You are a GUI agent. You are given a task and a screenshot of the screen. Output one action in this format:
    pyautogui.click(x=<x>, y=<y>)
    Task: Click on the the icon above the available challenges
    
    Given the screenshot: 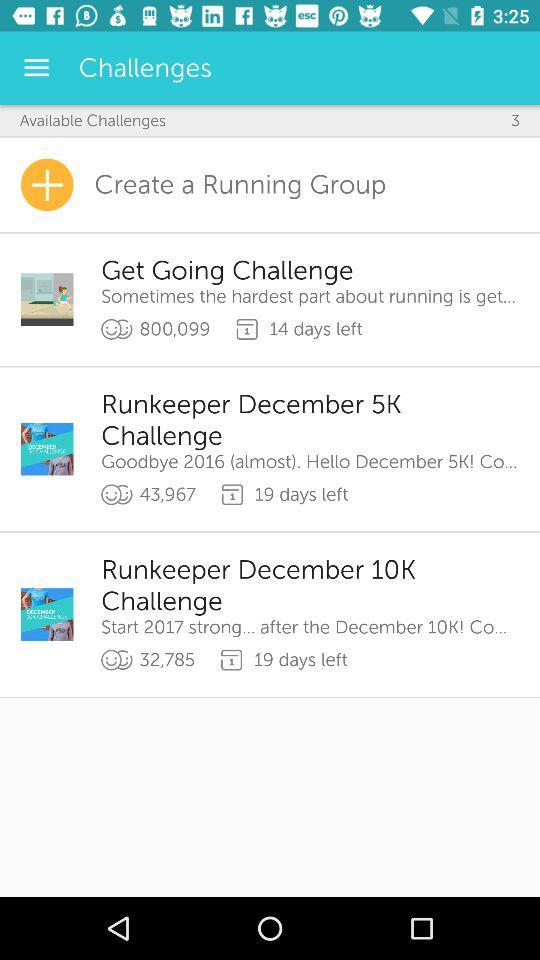 What is the action you would take?
    pyautogui.click(x=36, y=68)
    